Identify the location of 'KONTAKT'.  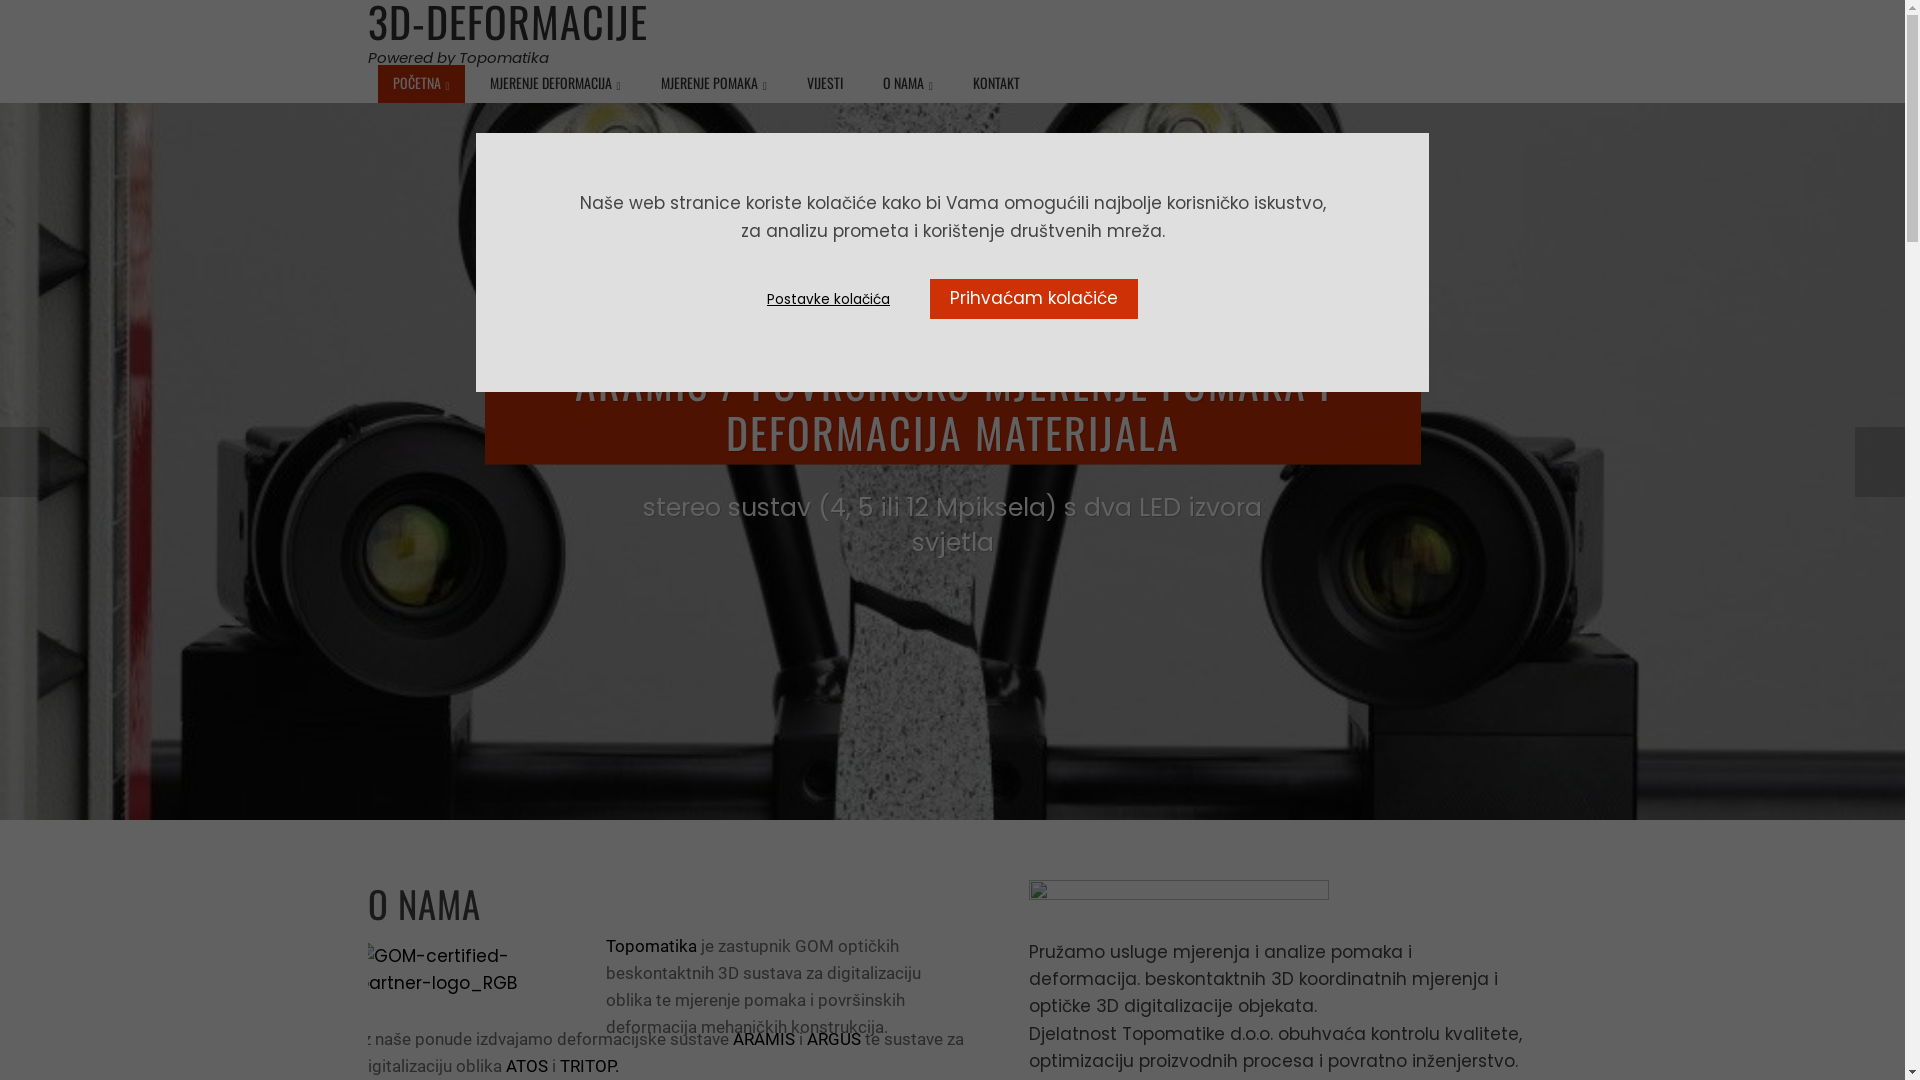
(996, 82).